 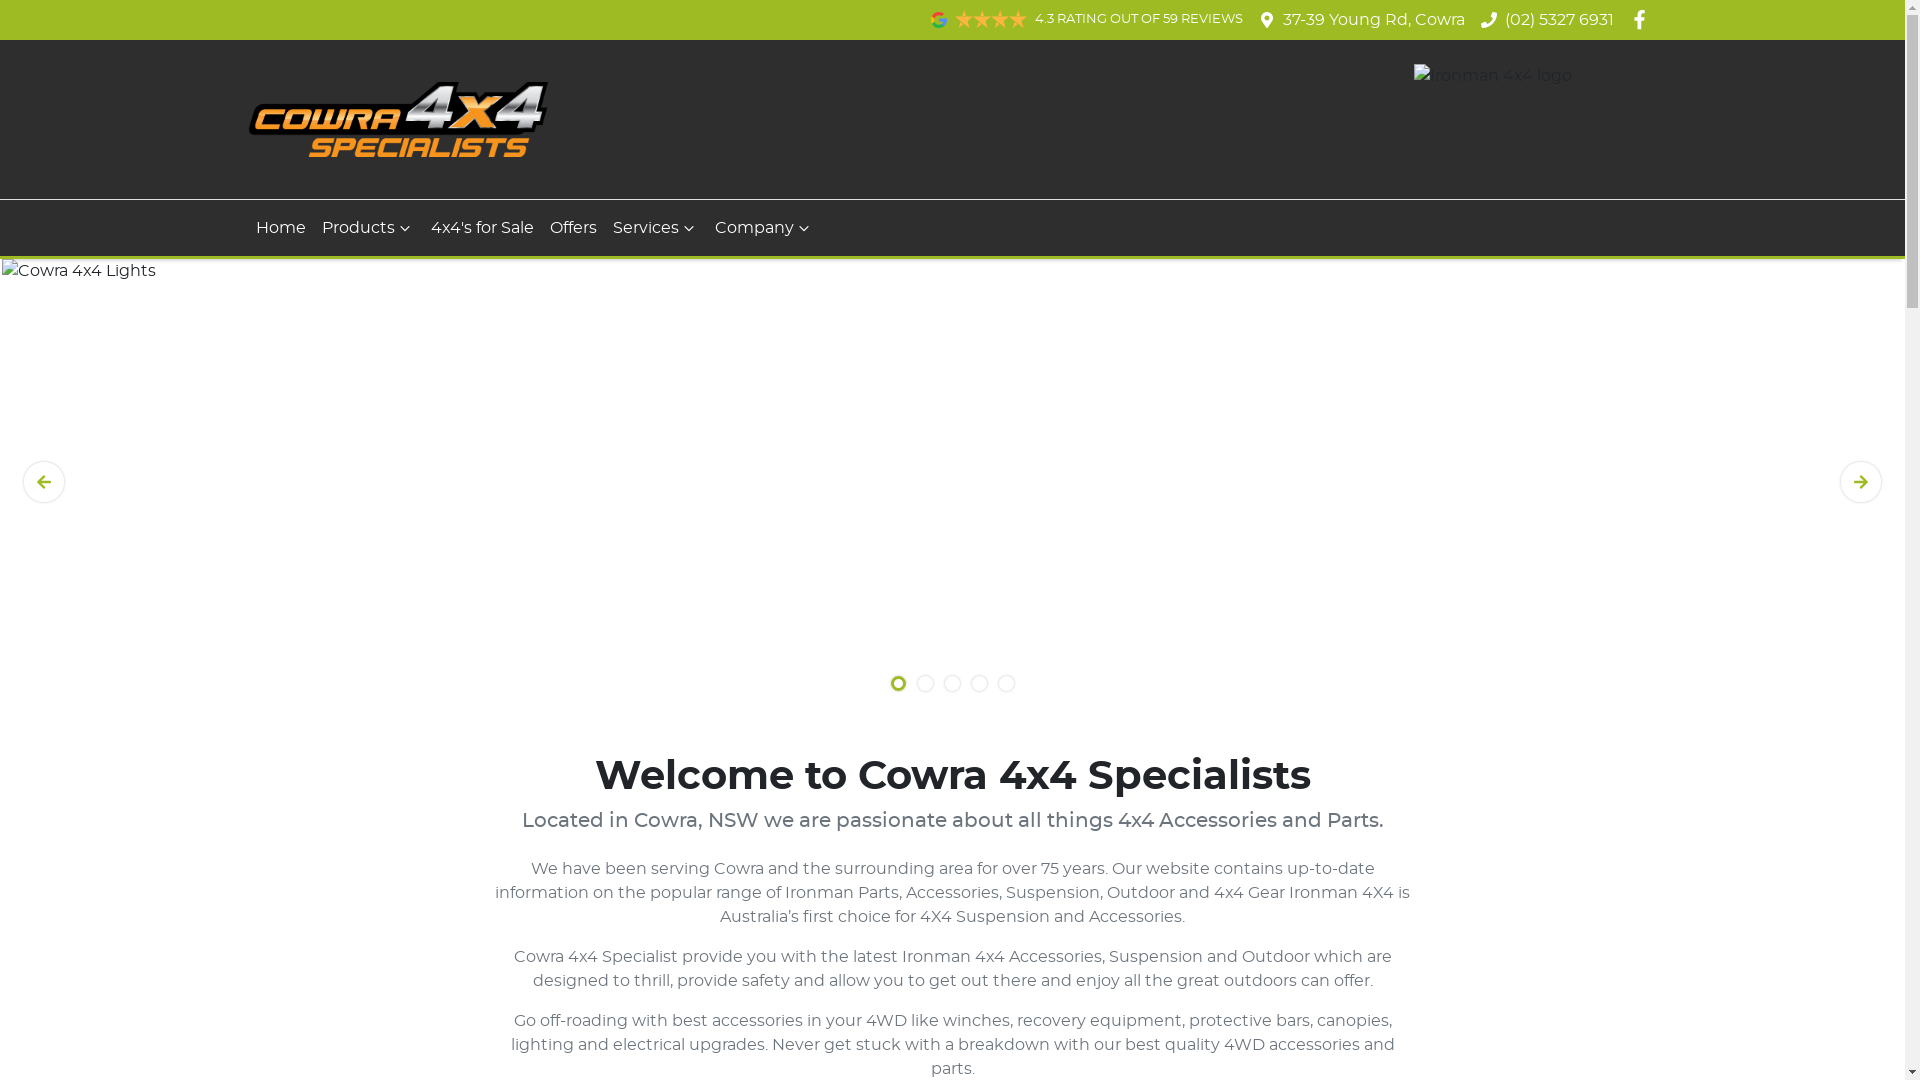 I want to click on 'Services', so click(x=654, y=226).